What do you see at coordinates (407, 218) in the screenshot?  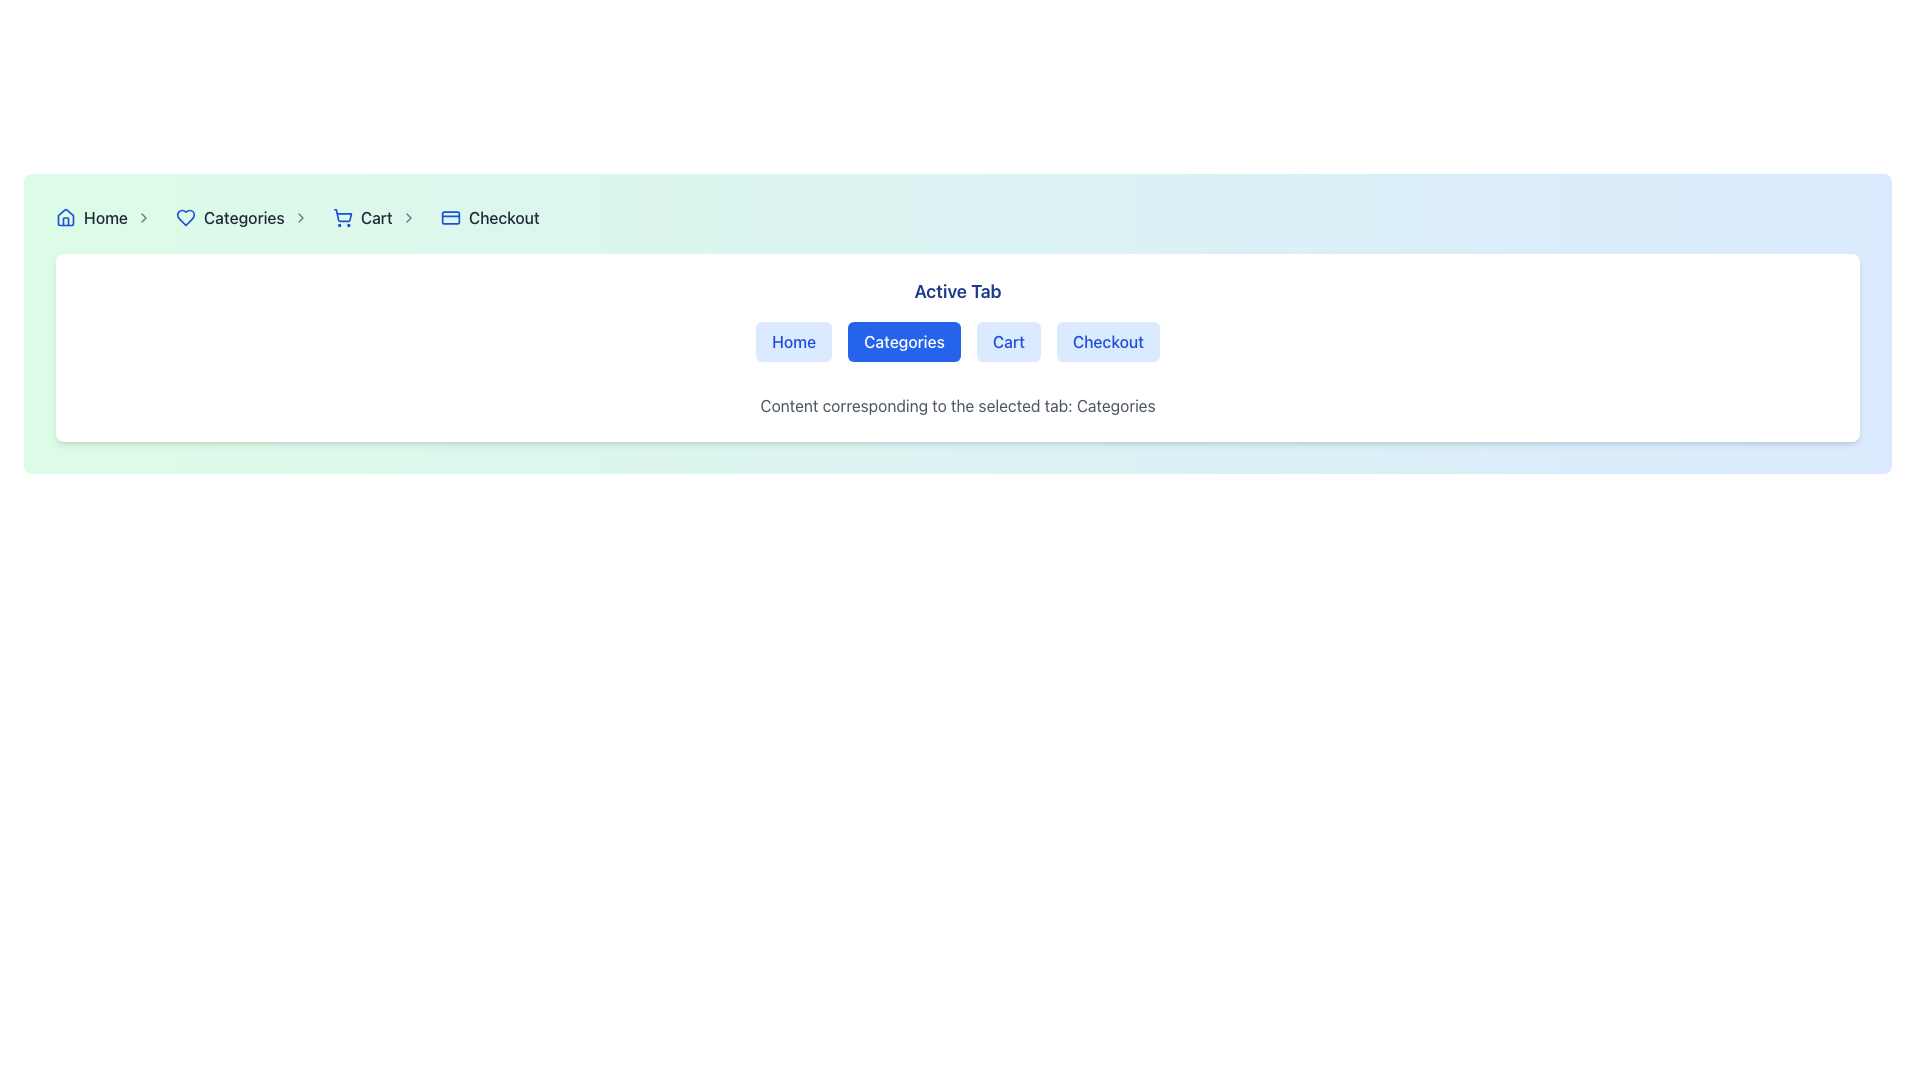 I see `the right-pointing chevron icon in the breadcrumb navigation between the 'Cart' and 'Checkout' labels` at bounding box center [407, 218].